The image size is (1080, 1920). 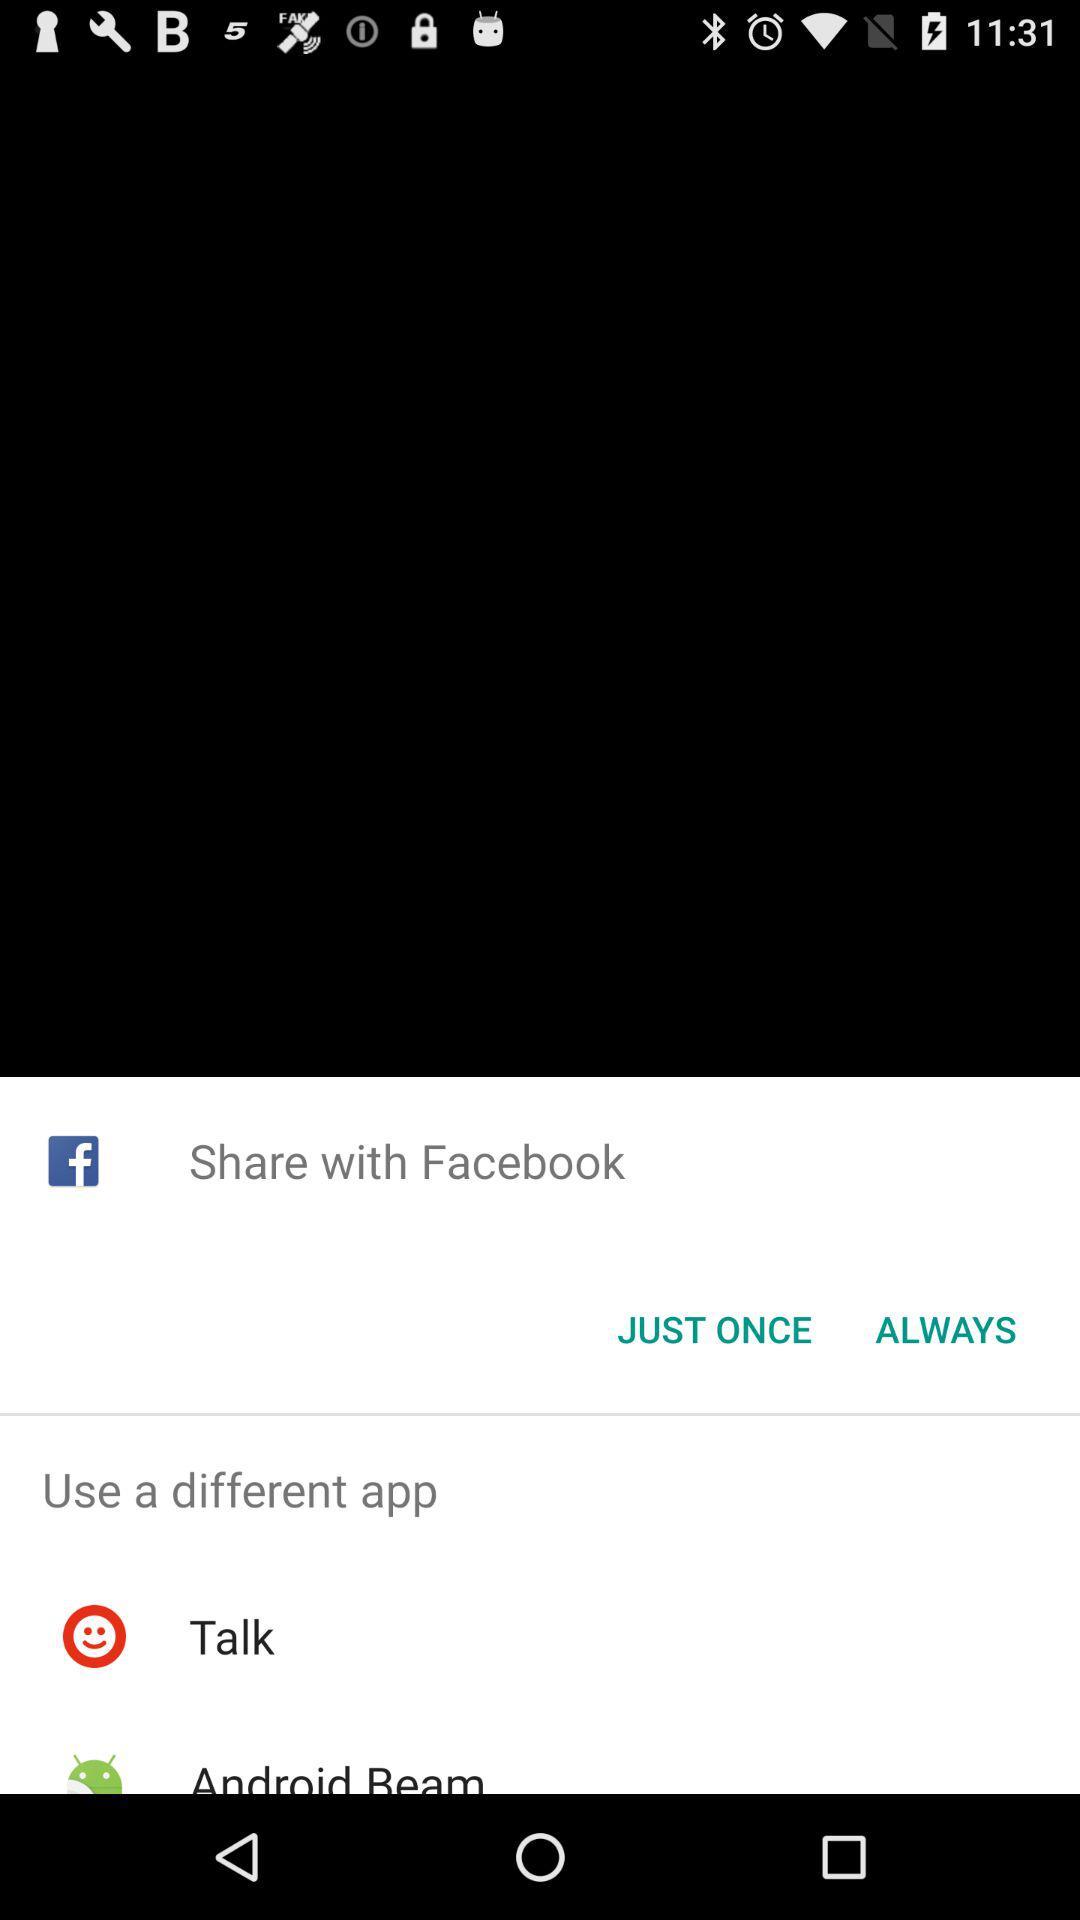 What do you see at coordinates (230, 1636) in the screenshot?
I see `the icon below use a different item` at bounding box center [230, 1636].